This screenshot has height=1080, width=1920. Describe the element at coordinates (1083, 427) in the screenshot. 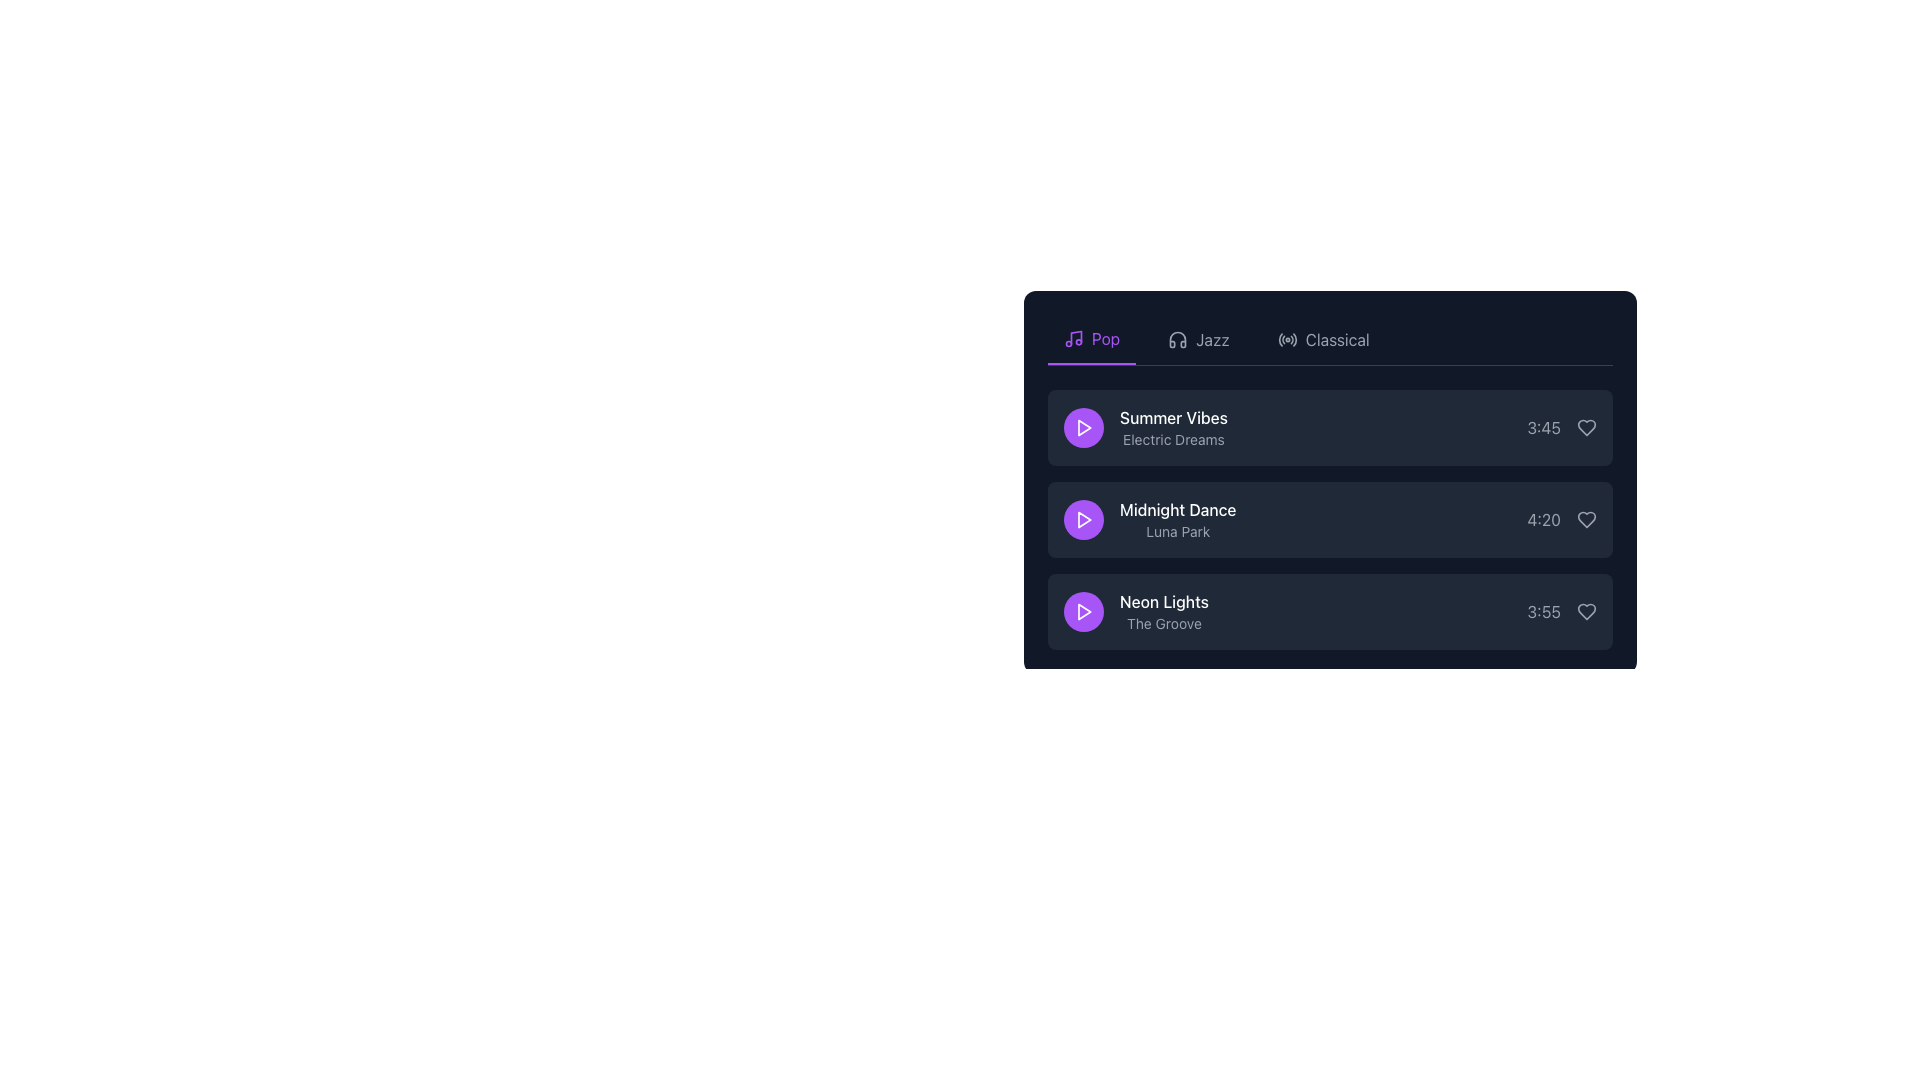

I see `the purple triangle 'Play' icon button located to the left of the text 'Summer Vibes' in the first list item of the music playlist` at that location.